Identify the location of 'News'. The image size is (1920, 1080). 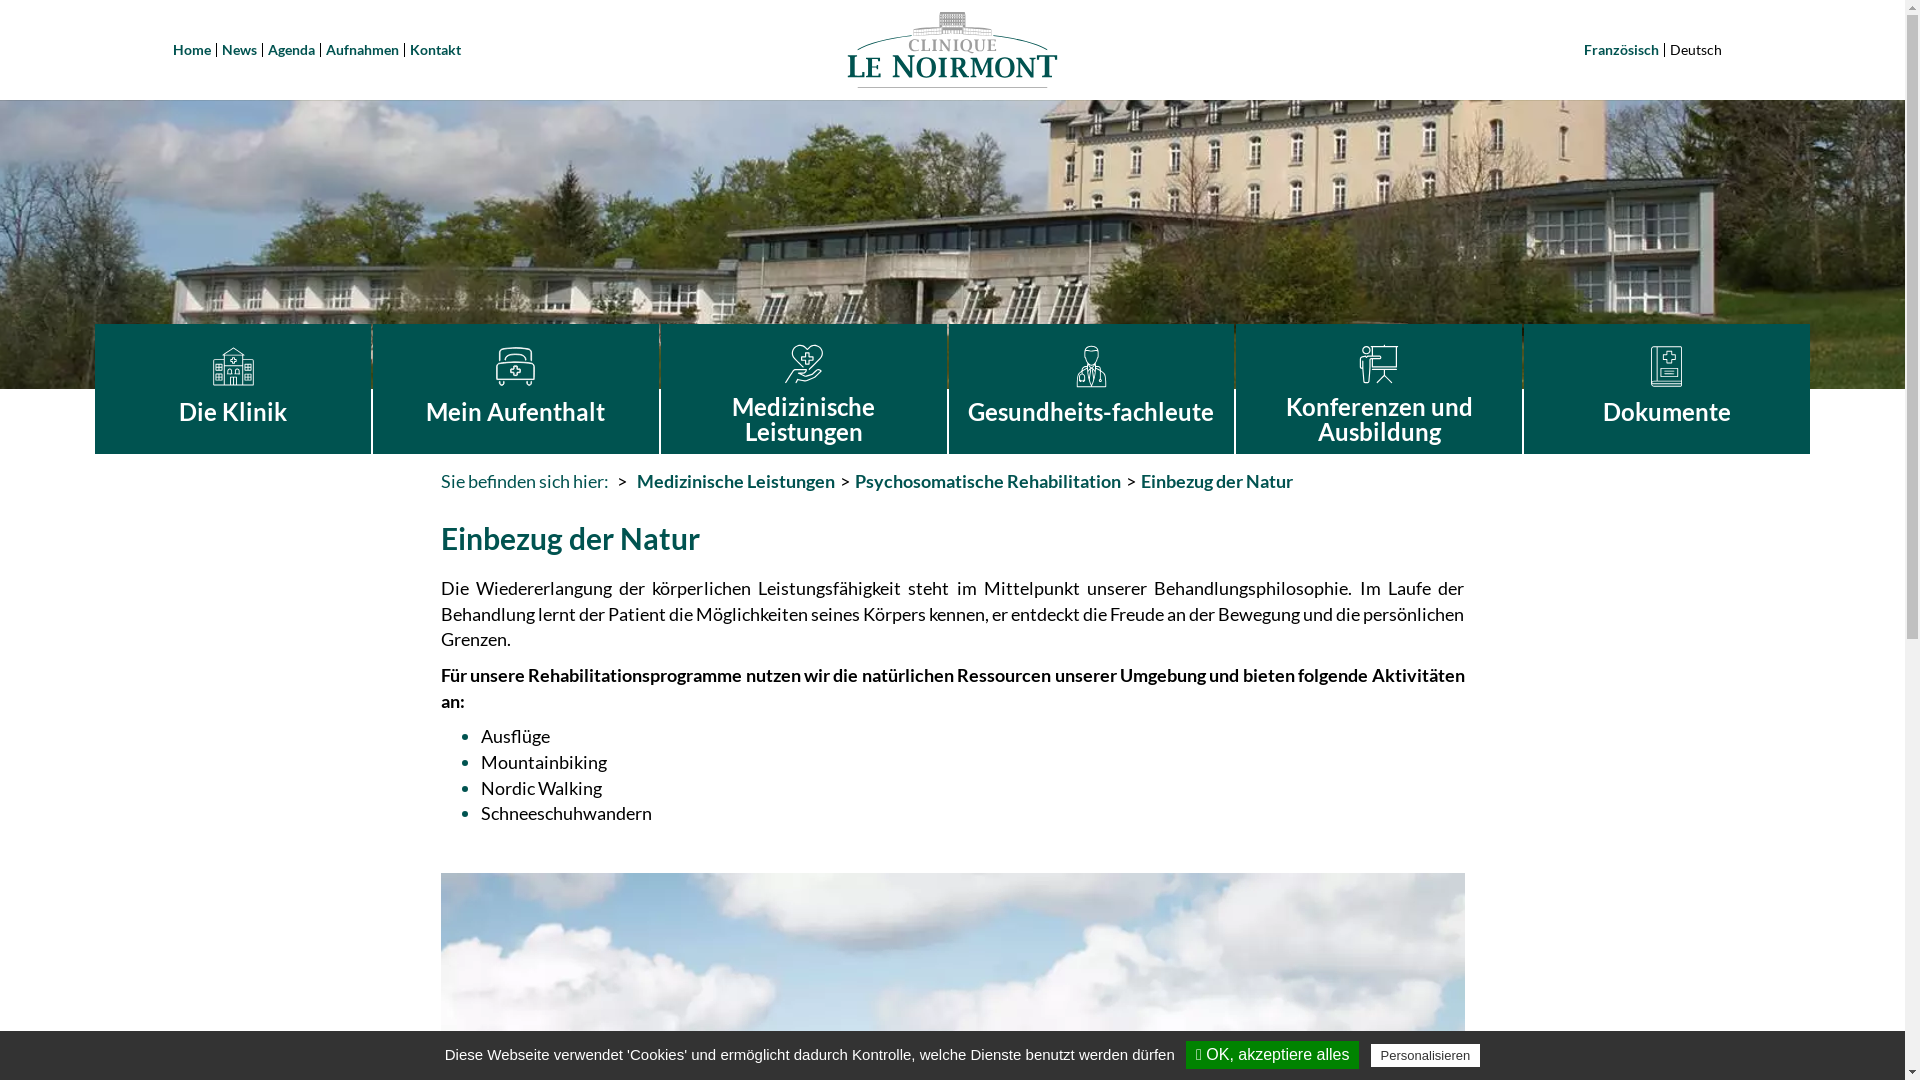
(239, 48).